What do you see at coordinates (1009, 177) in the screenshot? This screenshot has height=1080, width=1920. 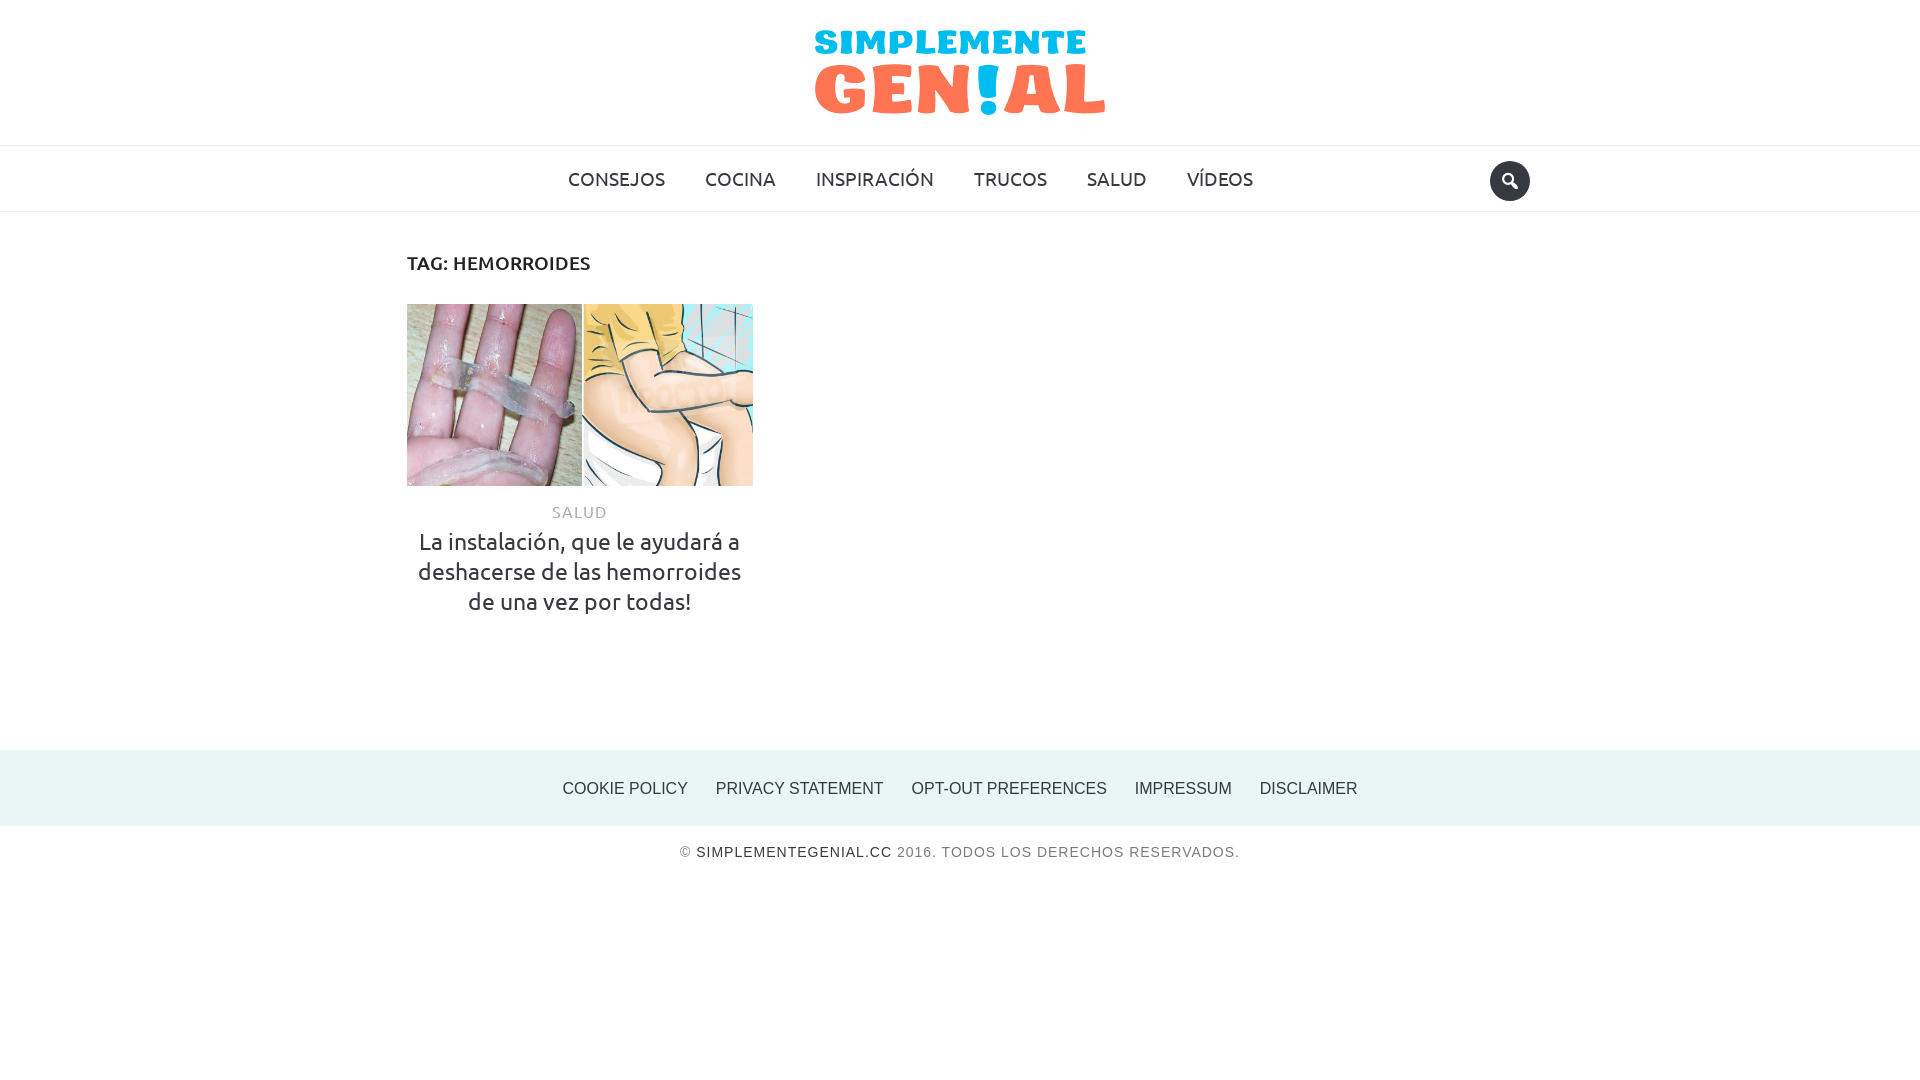 I see `'TRUCOS'` at bounding box center [1009, 177].